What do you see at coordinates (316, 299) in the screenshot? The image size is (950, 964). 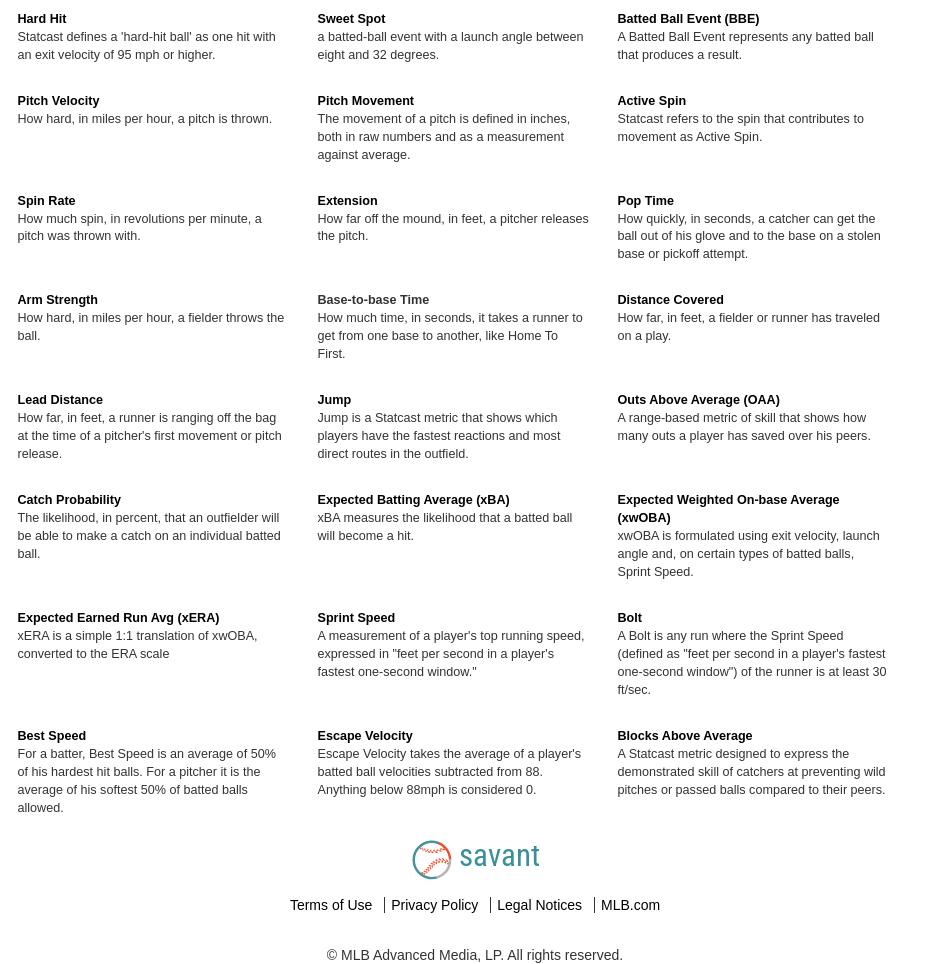 I see `'Base-to-base Time'` at bounding box center [316, 299].